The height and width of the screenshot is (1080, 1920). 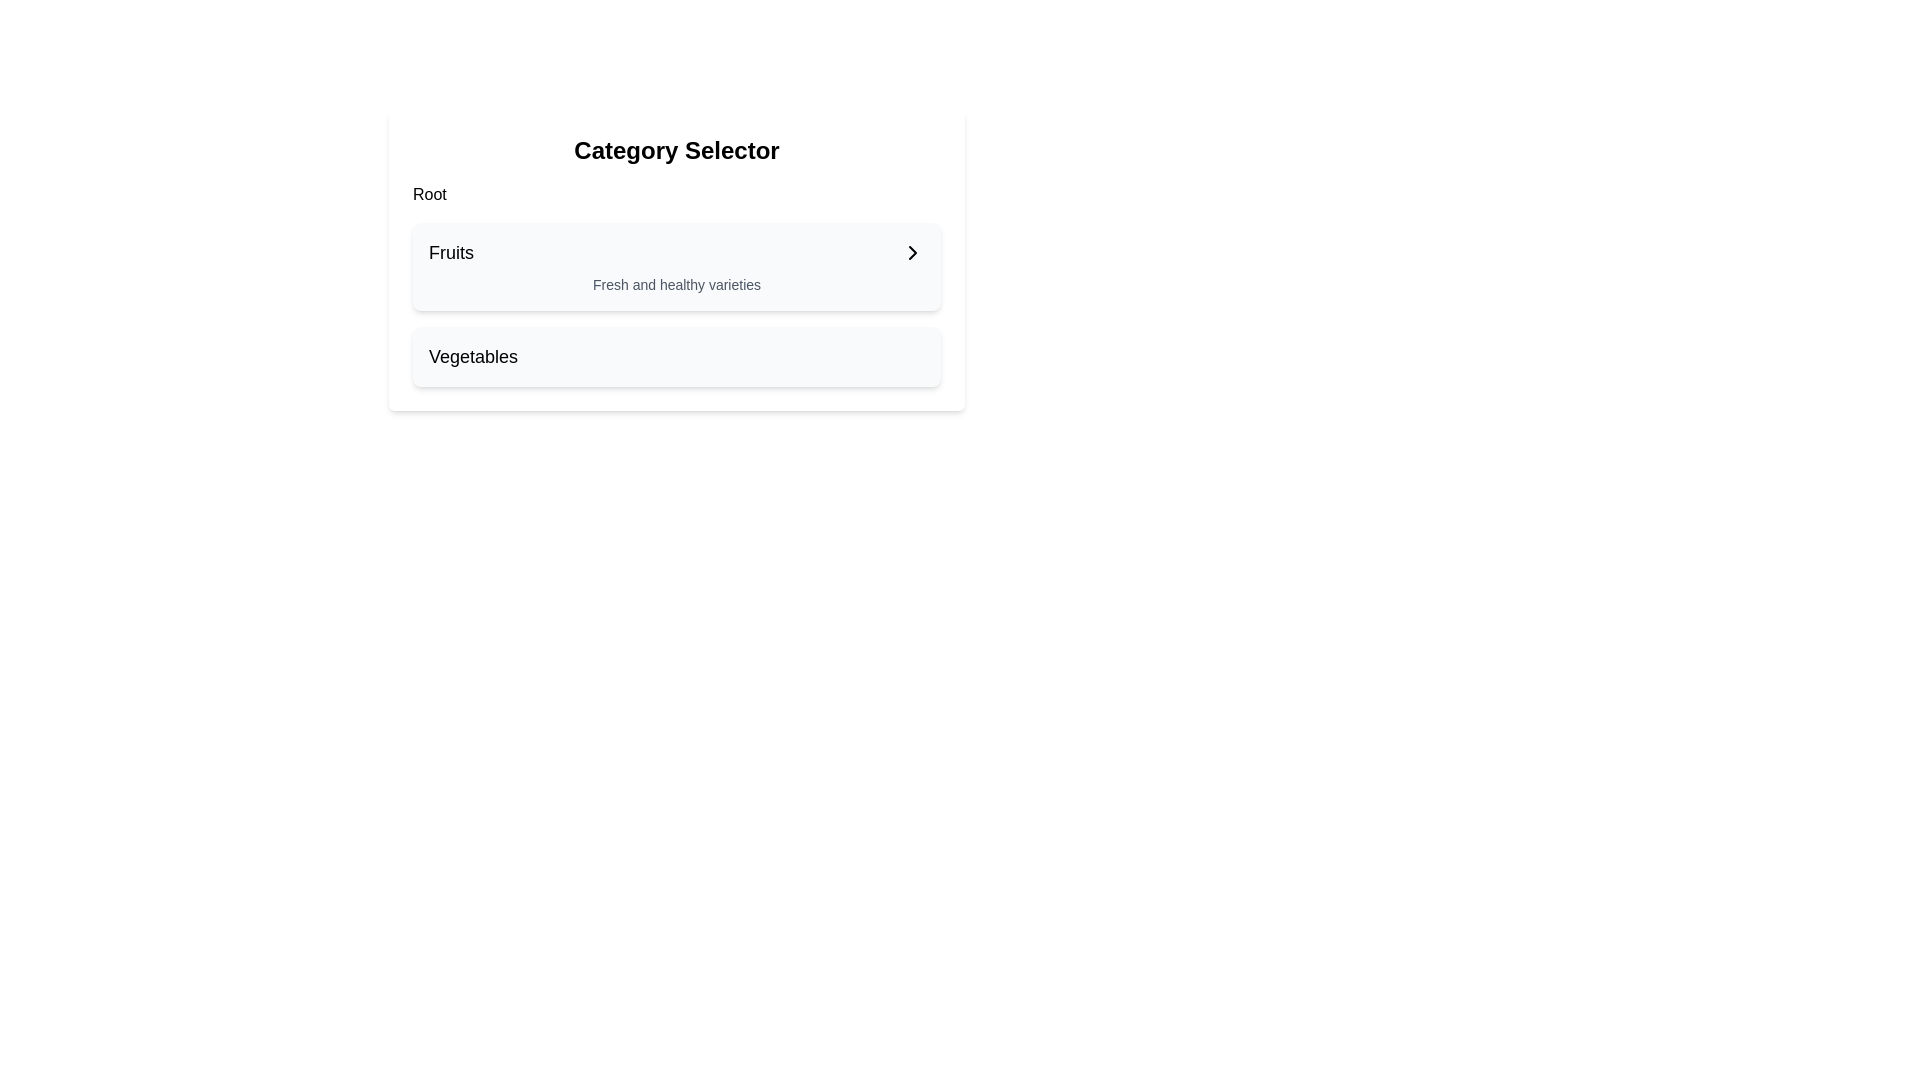 What do you see at coordinates (428, 195) in the screenshot?
I see `the static text label displaying 'Root', located near the top-left corner of the 'Category Selector' section` at bounding box center [428, 195].